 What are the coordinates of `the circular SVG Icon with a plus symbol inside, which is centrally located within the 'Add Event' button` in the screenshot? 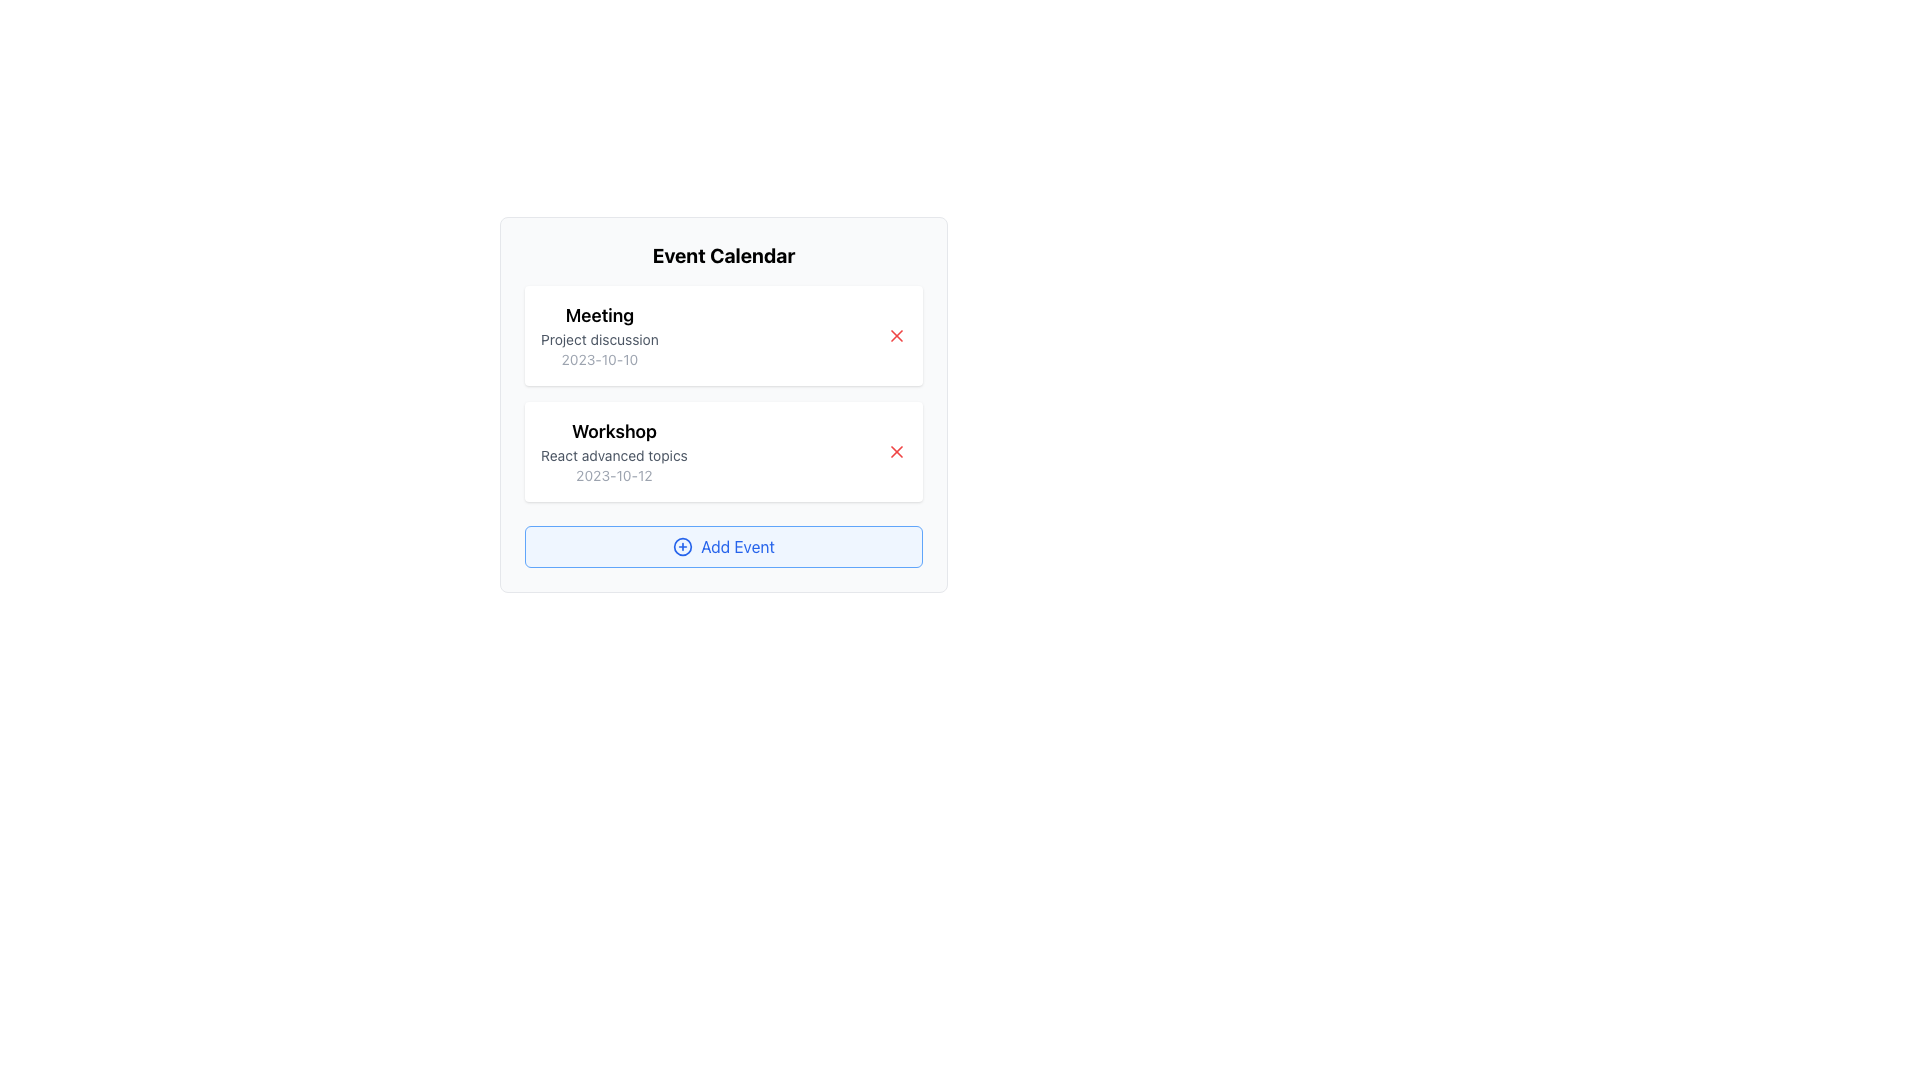 It's located at (683, 547).